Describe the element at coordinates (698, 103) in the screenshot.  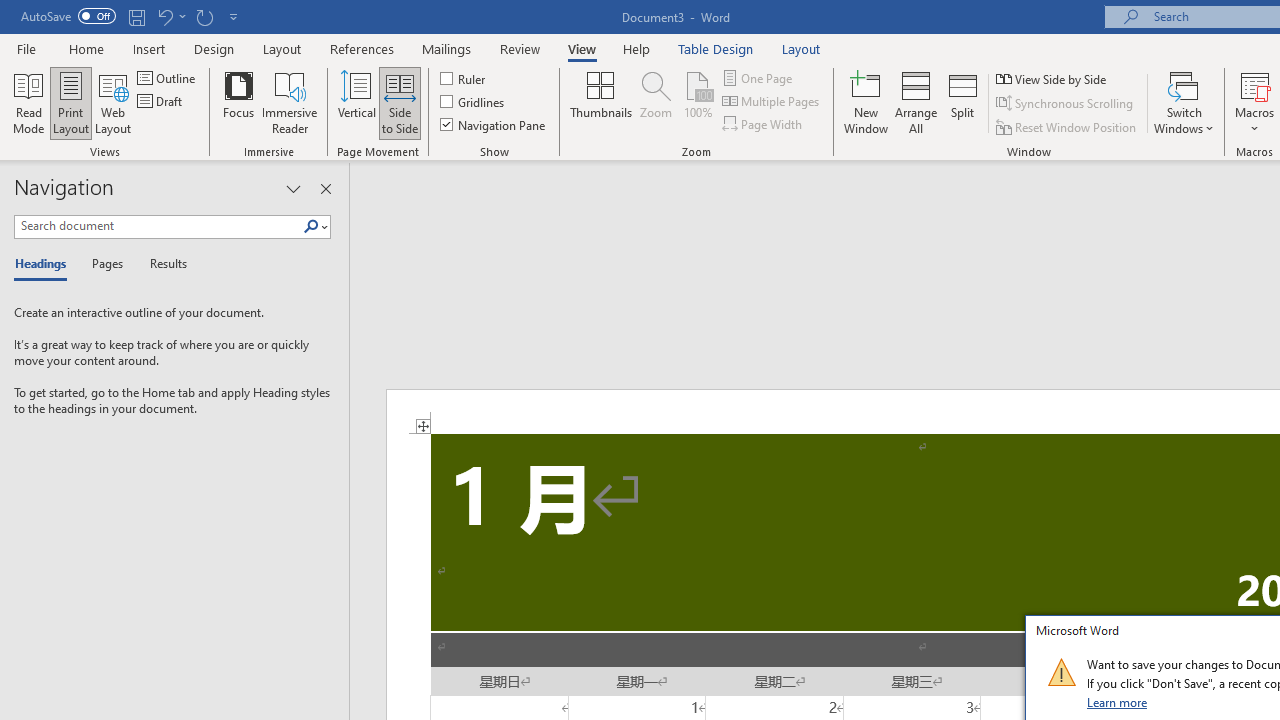
I see `'100%'` at that location.